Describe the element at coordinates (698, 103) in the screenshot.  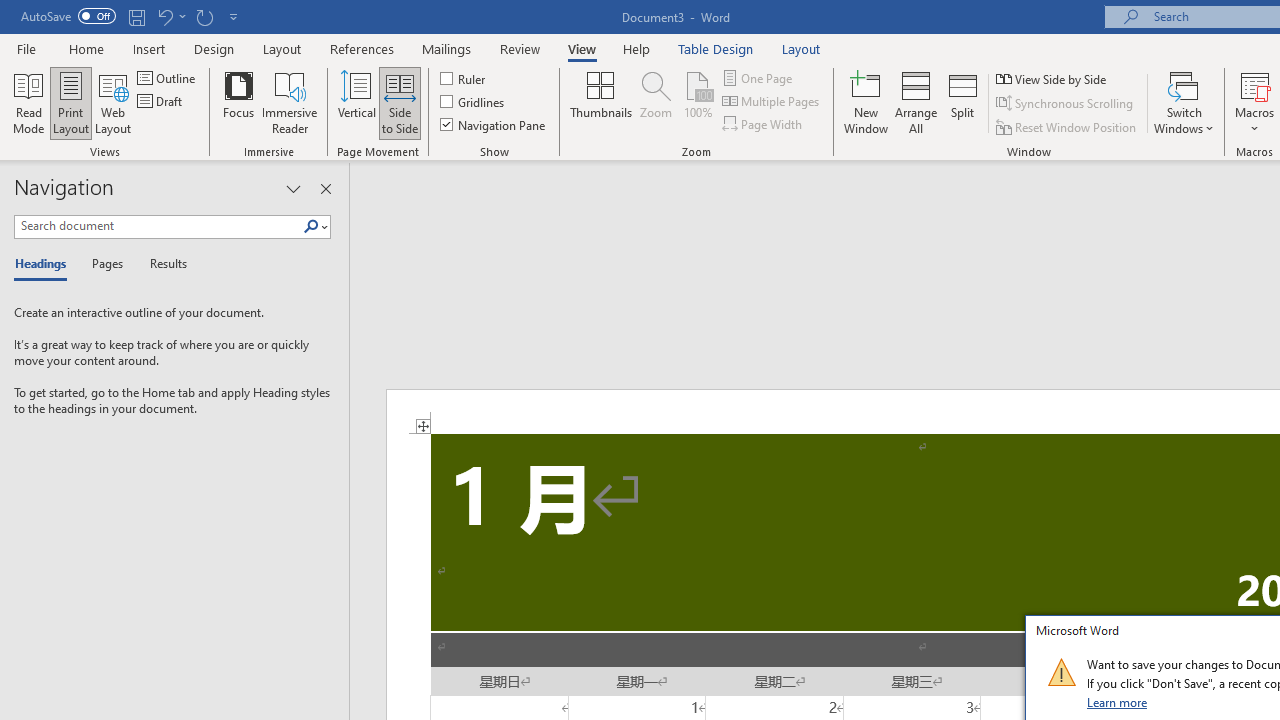
I see `'100%'` at that location.